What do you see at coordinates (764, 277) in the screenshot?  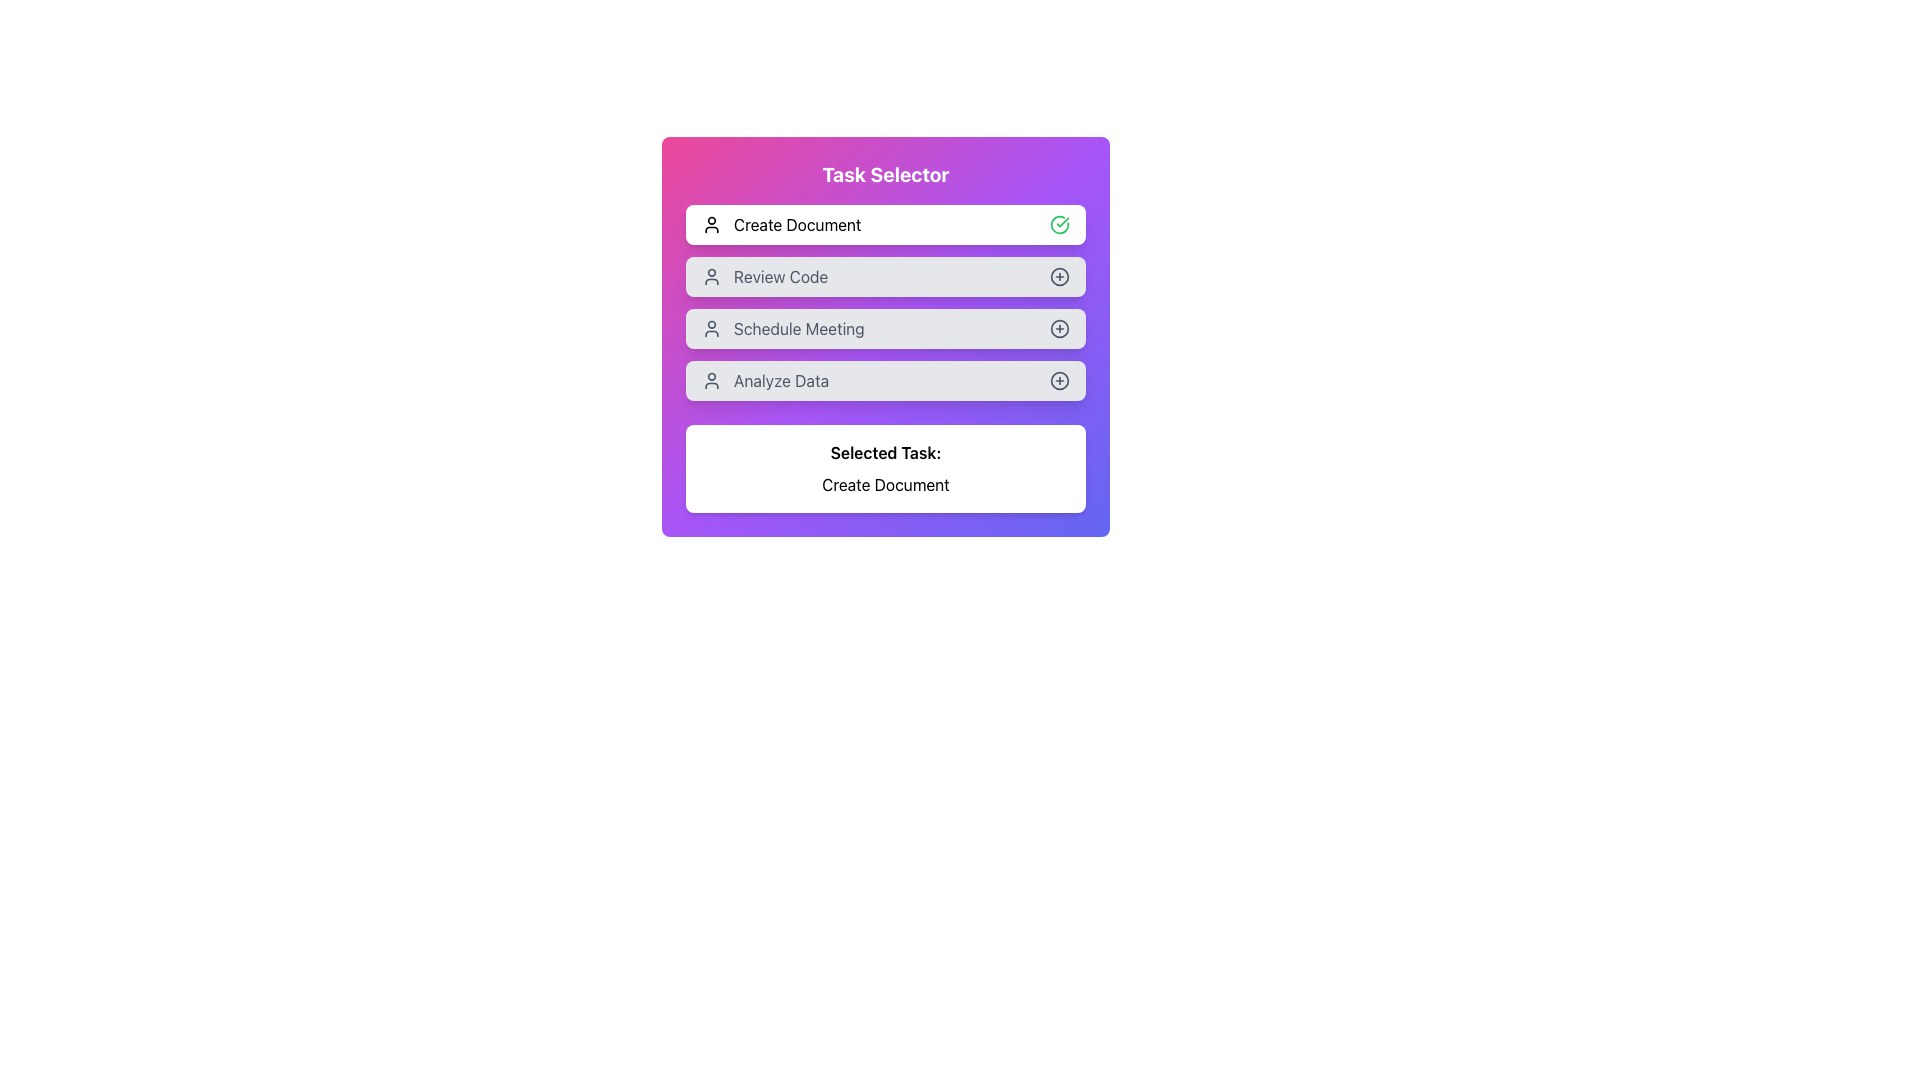 I see `the 'Review Code' button, which is the second option in the task list of the 'Task Selector' modal` at bounding box center [764, 277].